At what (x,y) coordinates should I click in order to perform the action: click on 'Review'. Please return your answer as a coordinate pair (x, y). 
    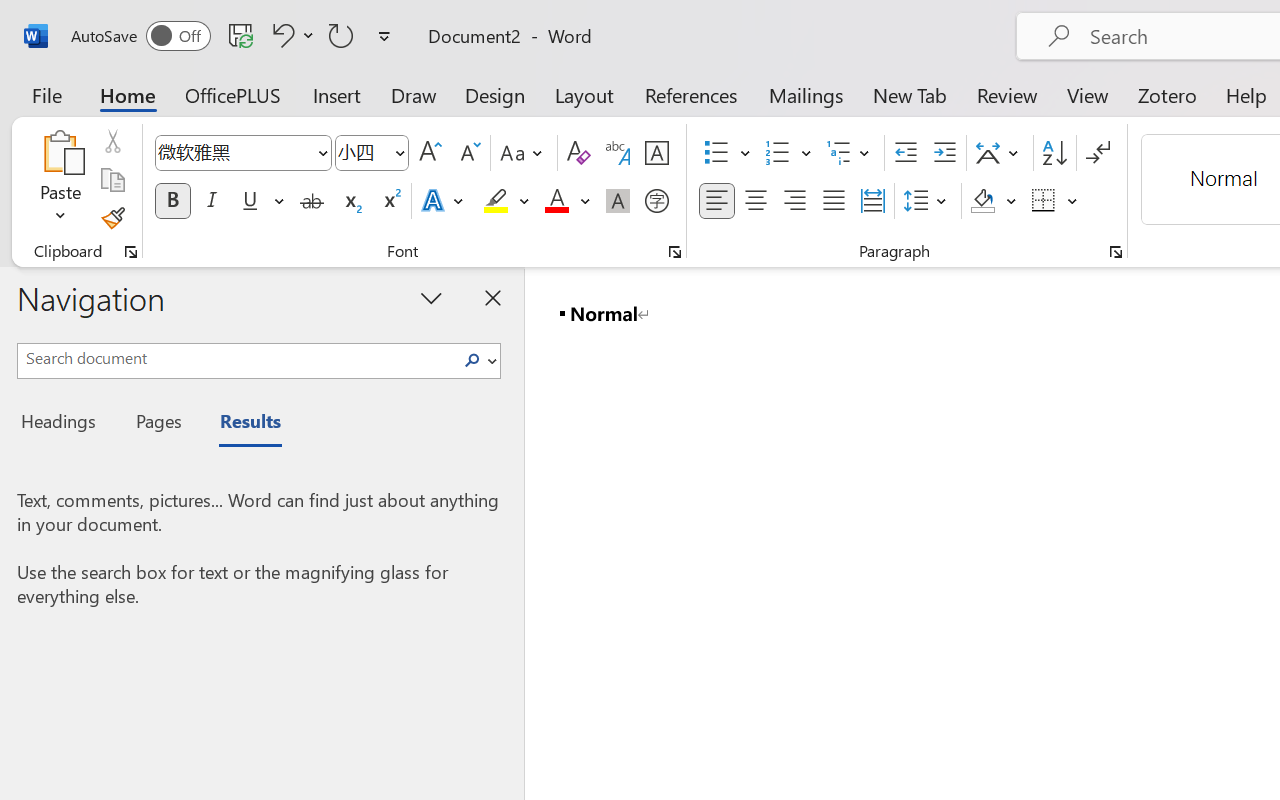
    Looking at the image, I should click on (1007, 94).